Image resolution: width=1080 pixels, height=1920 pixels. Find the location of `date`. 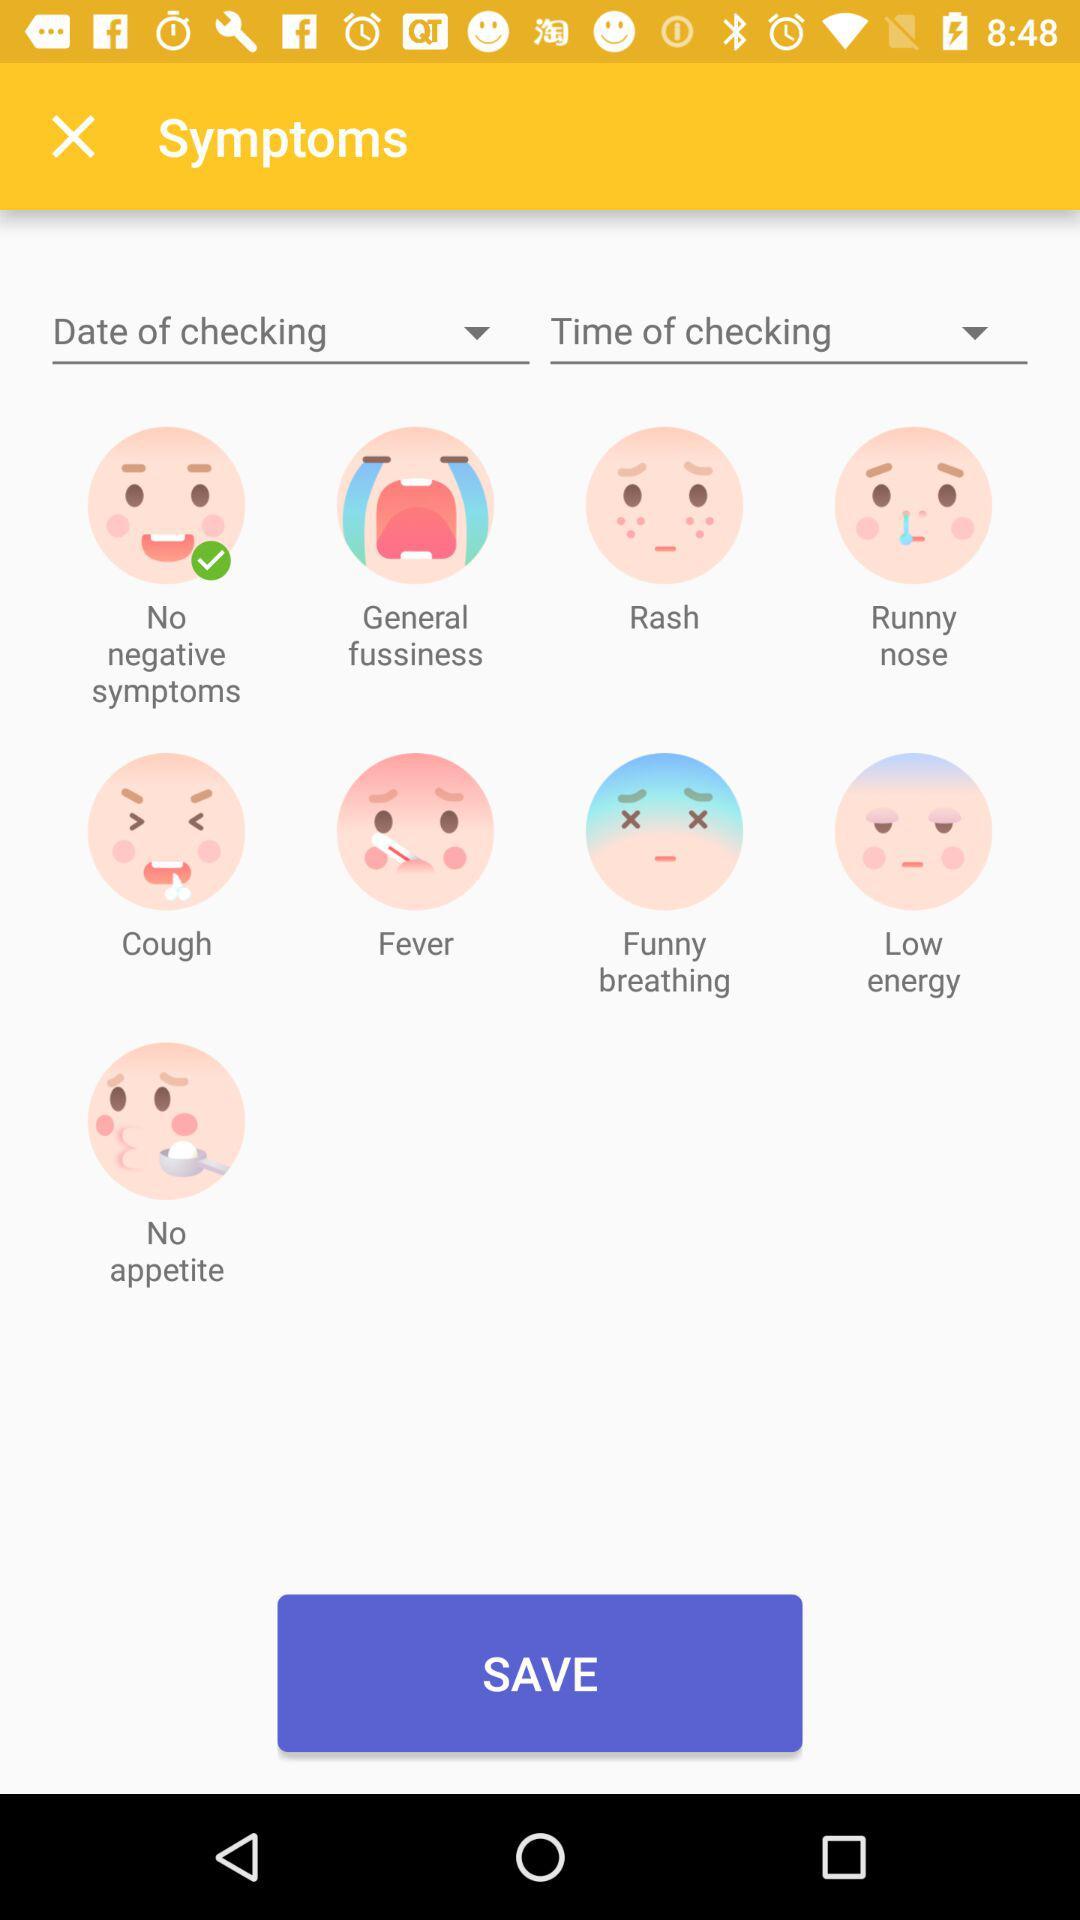

date is located at coordinates (290, 332).